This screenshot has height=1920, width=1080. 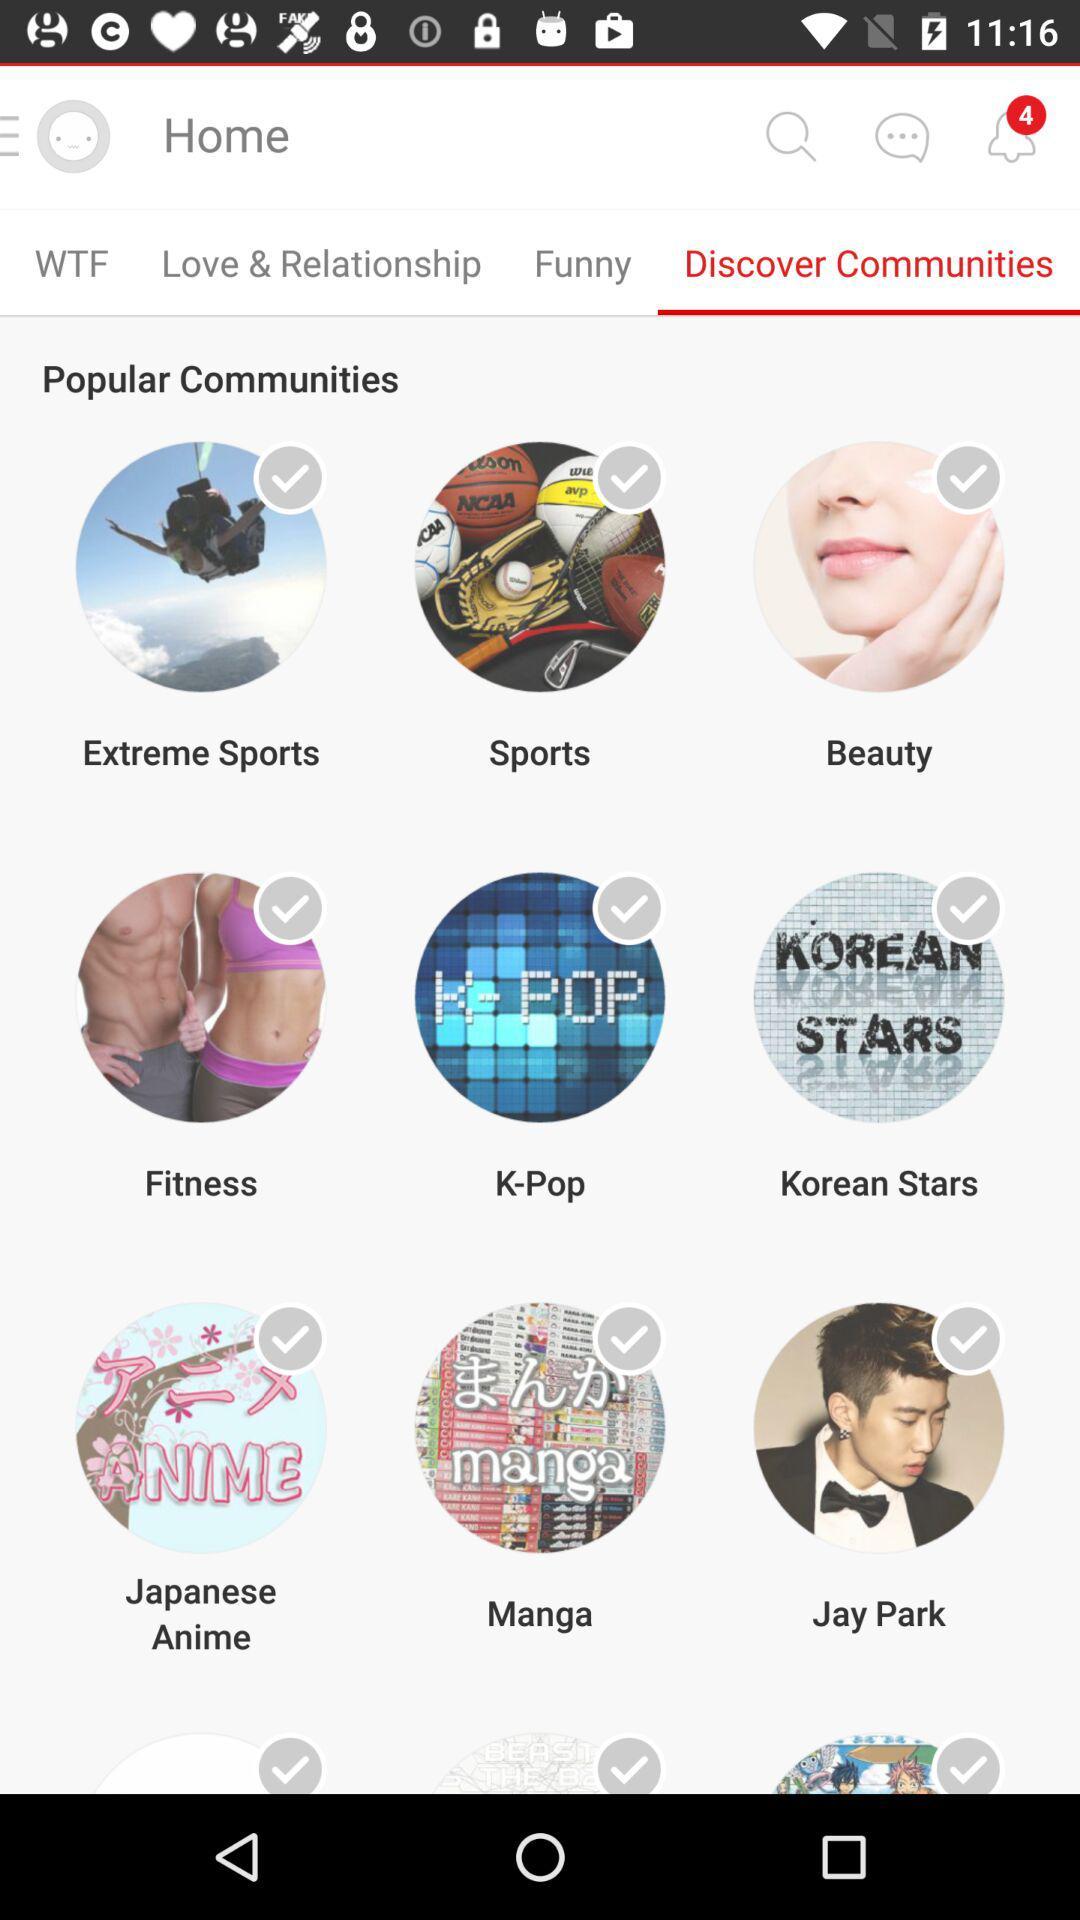 I want to click on extreme communities, so click(x=290, y=476).